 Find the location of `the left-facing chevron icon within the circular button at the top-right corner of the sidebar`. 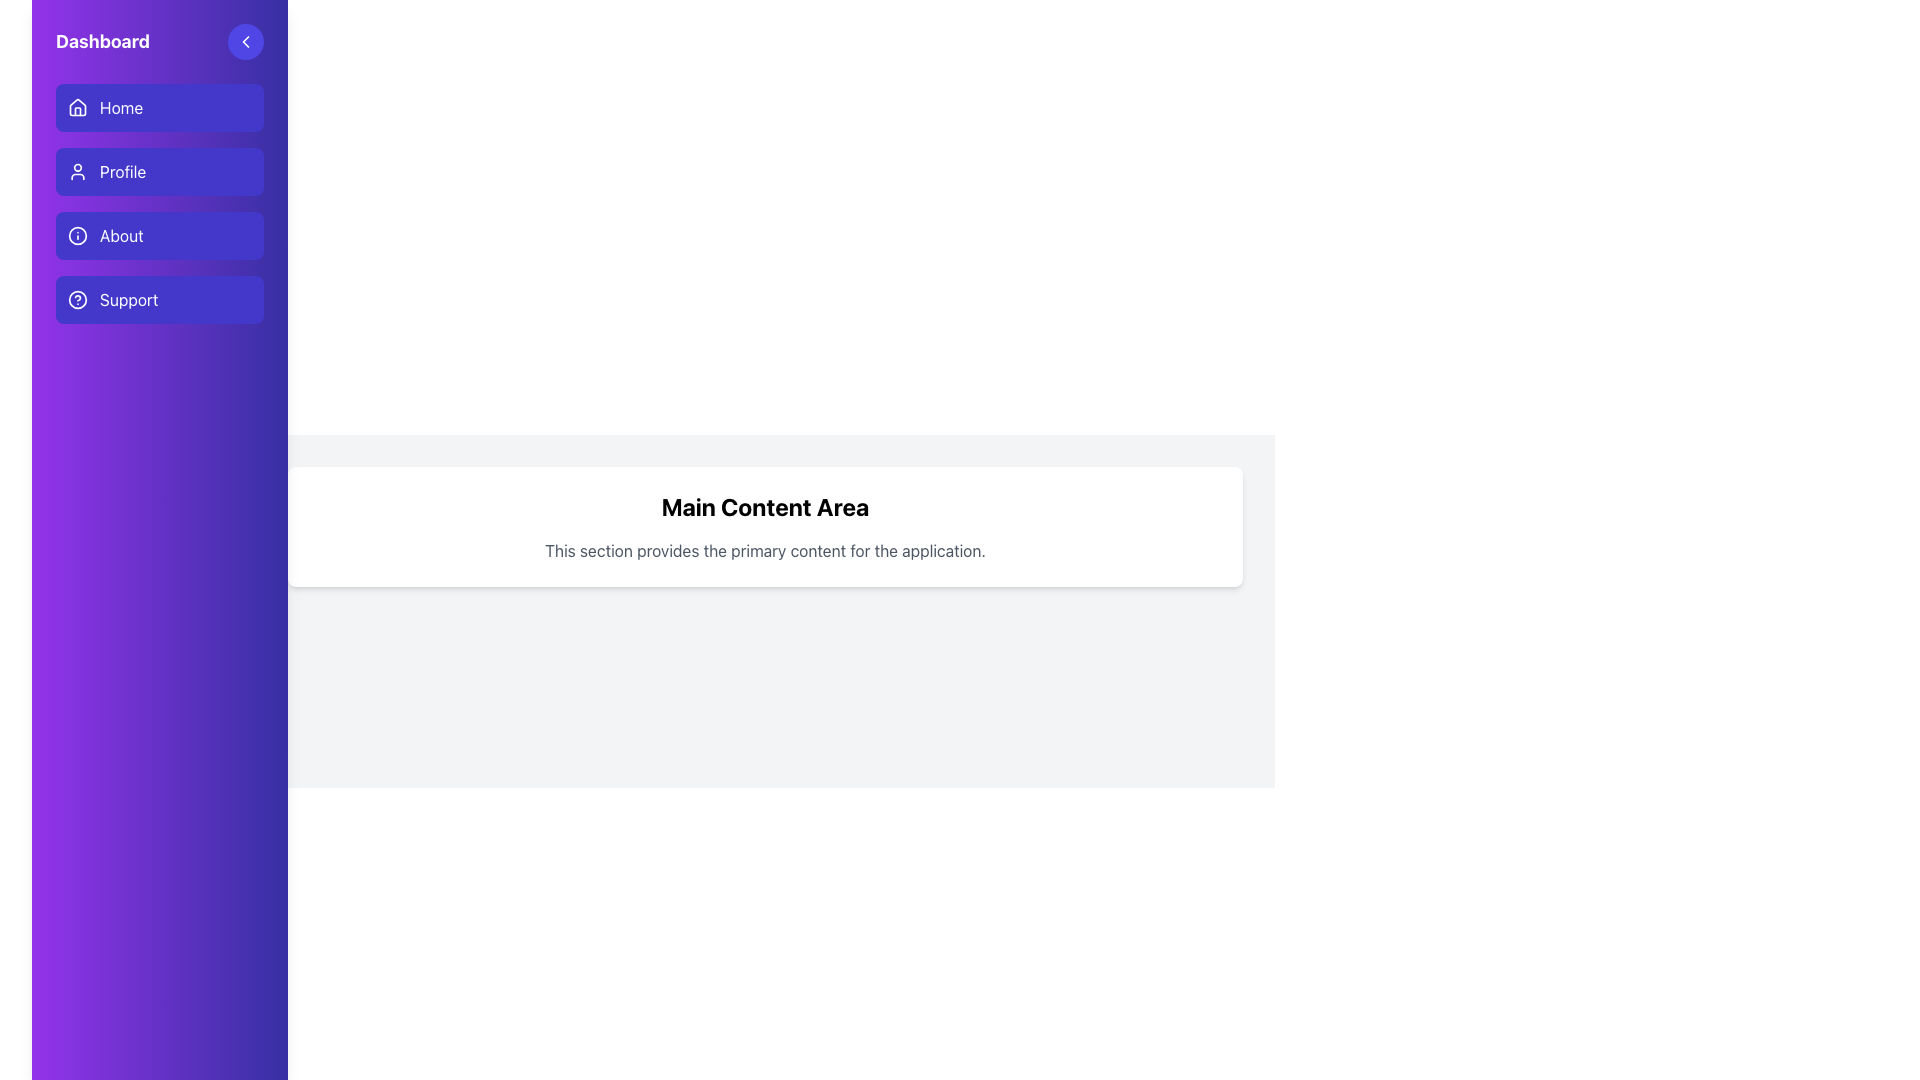

the left-facing chevron icon within the circular button at the top-right corner of the sidebar is located at coordinates (244, 42).